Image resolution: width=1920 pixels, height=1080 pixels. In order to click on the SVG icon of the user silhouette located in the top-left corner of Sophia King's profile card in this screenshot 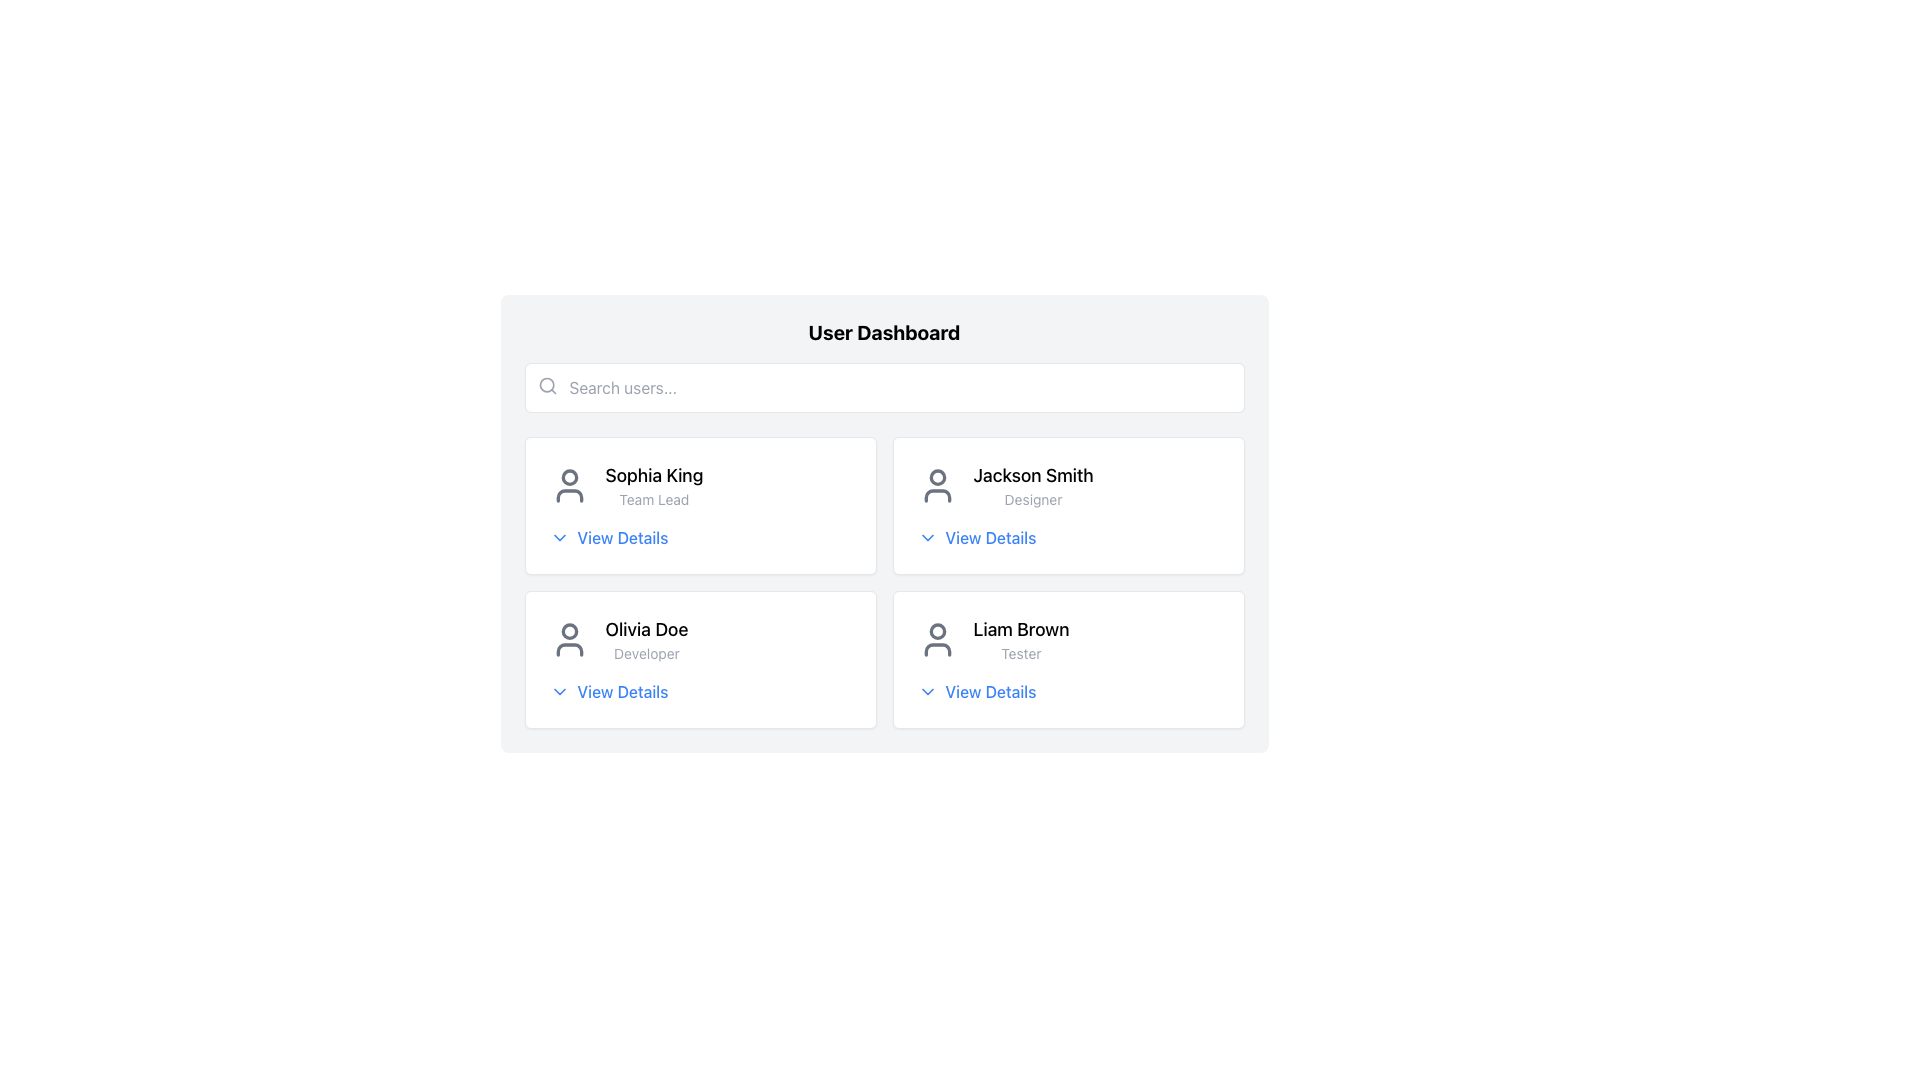, I will do `click(568, 486)`.